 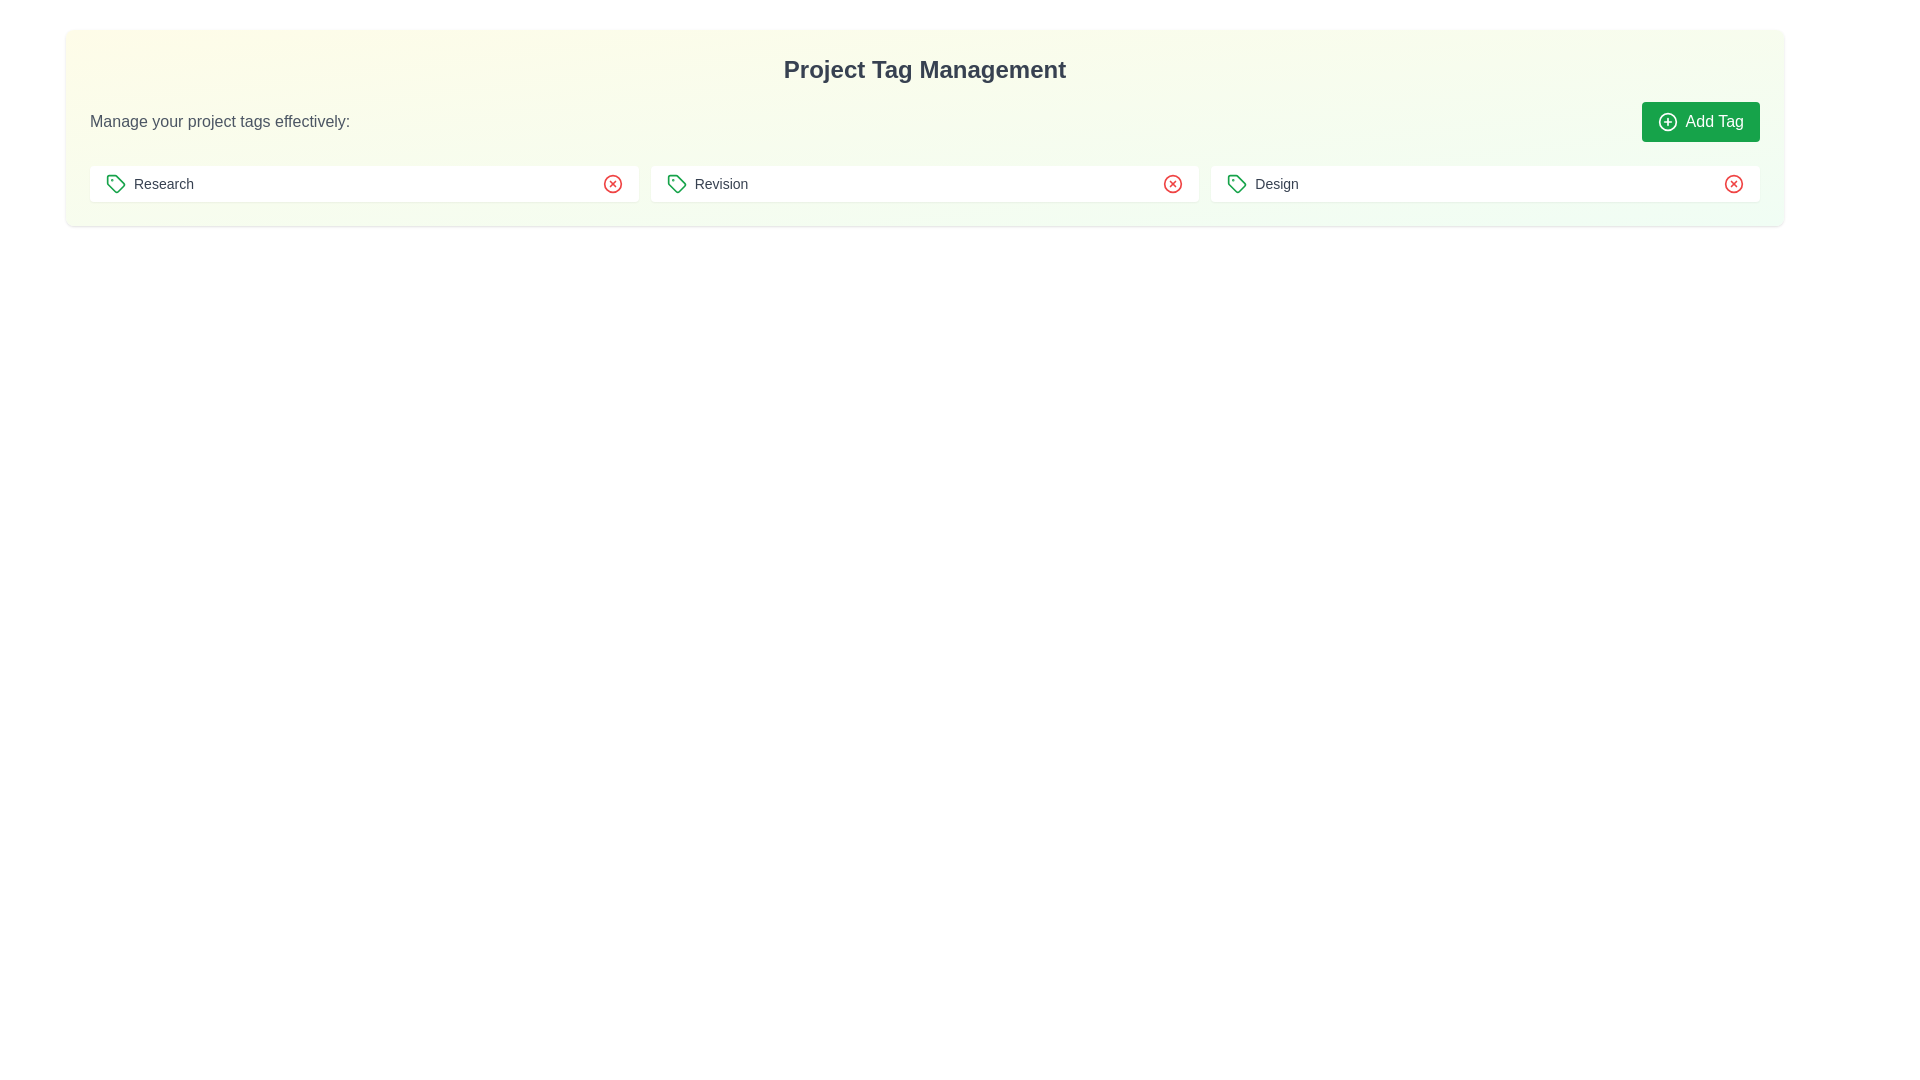 I want to click on the Text Label that indicates the project category, located to the right of a green tag icon in the top-left area of the interface, so click(x=163, y=184).